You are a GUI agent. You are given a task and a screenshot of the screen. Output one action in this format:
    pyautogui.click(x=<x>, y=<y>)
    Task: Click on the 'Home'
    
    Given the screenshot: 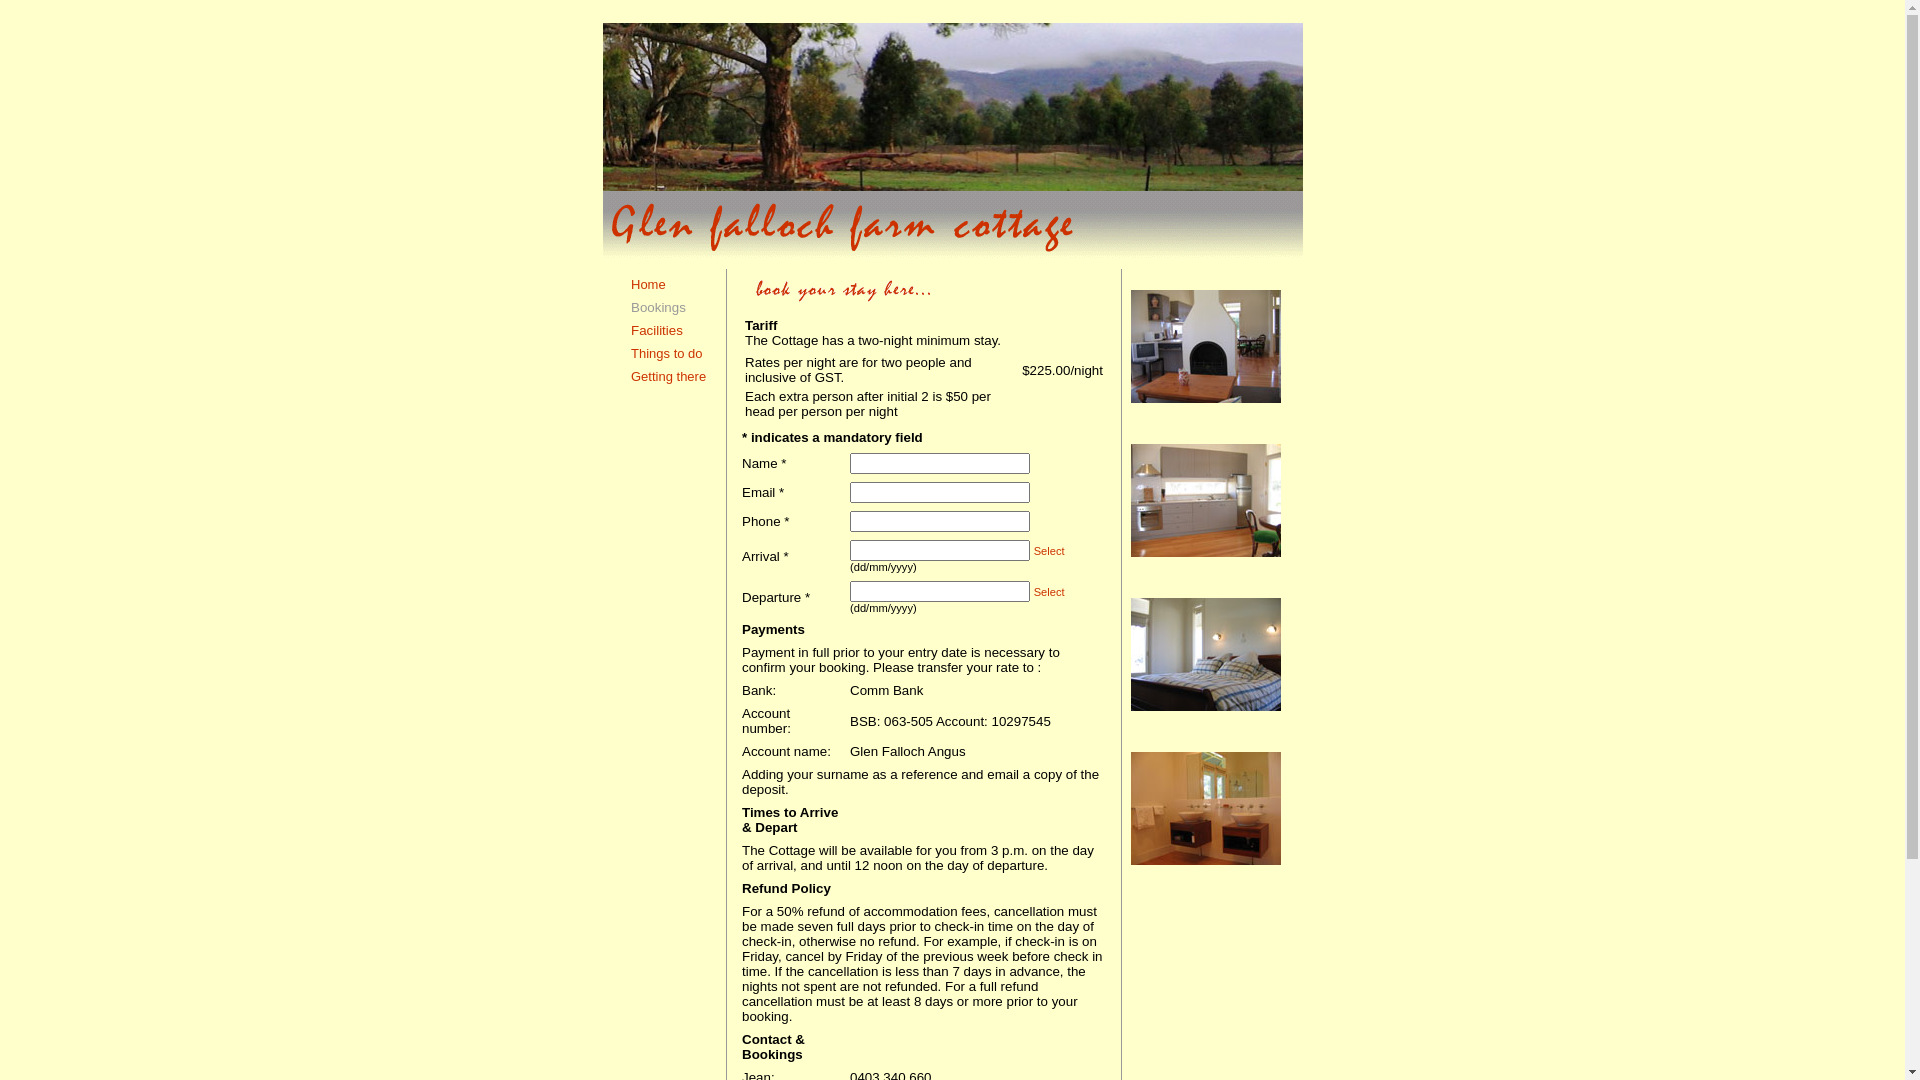 What is the action you would take?
    pyautogui.click(x=648, y=284)
    